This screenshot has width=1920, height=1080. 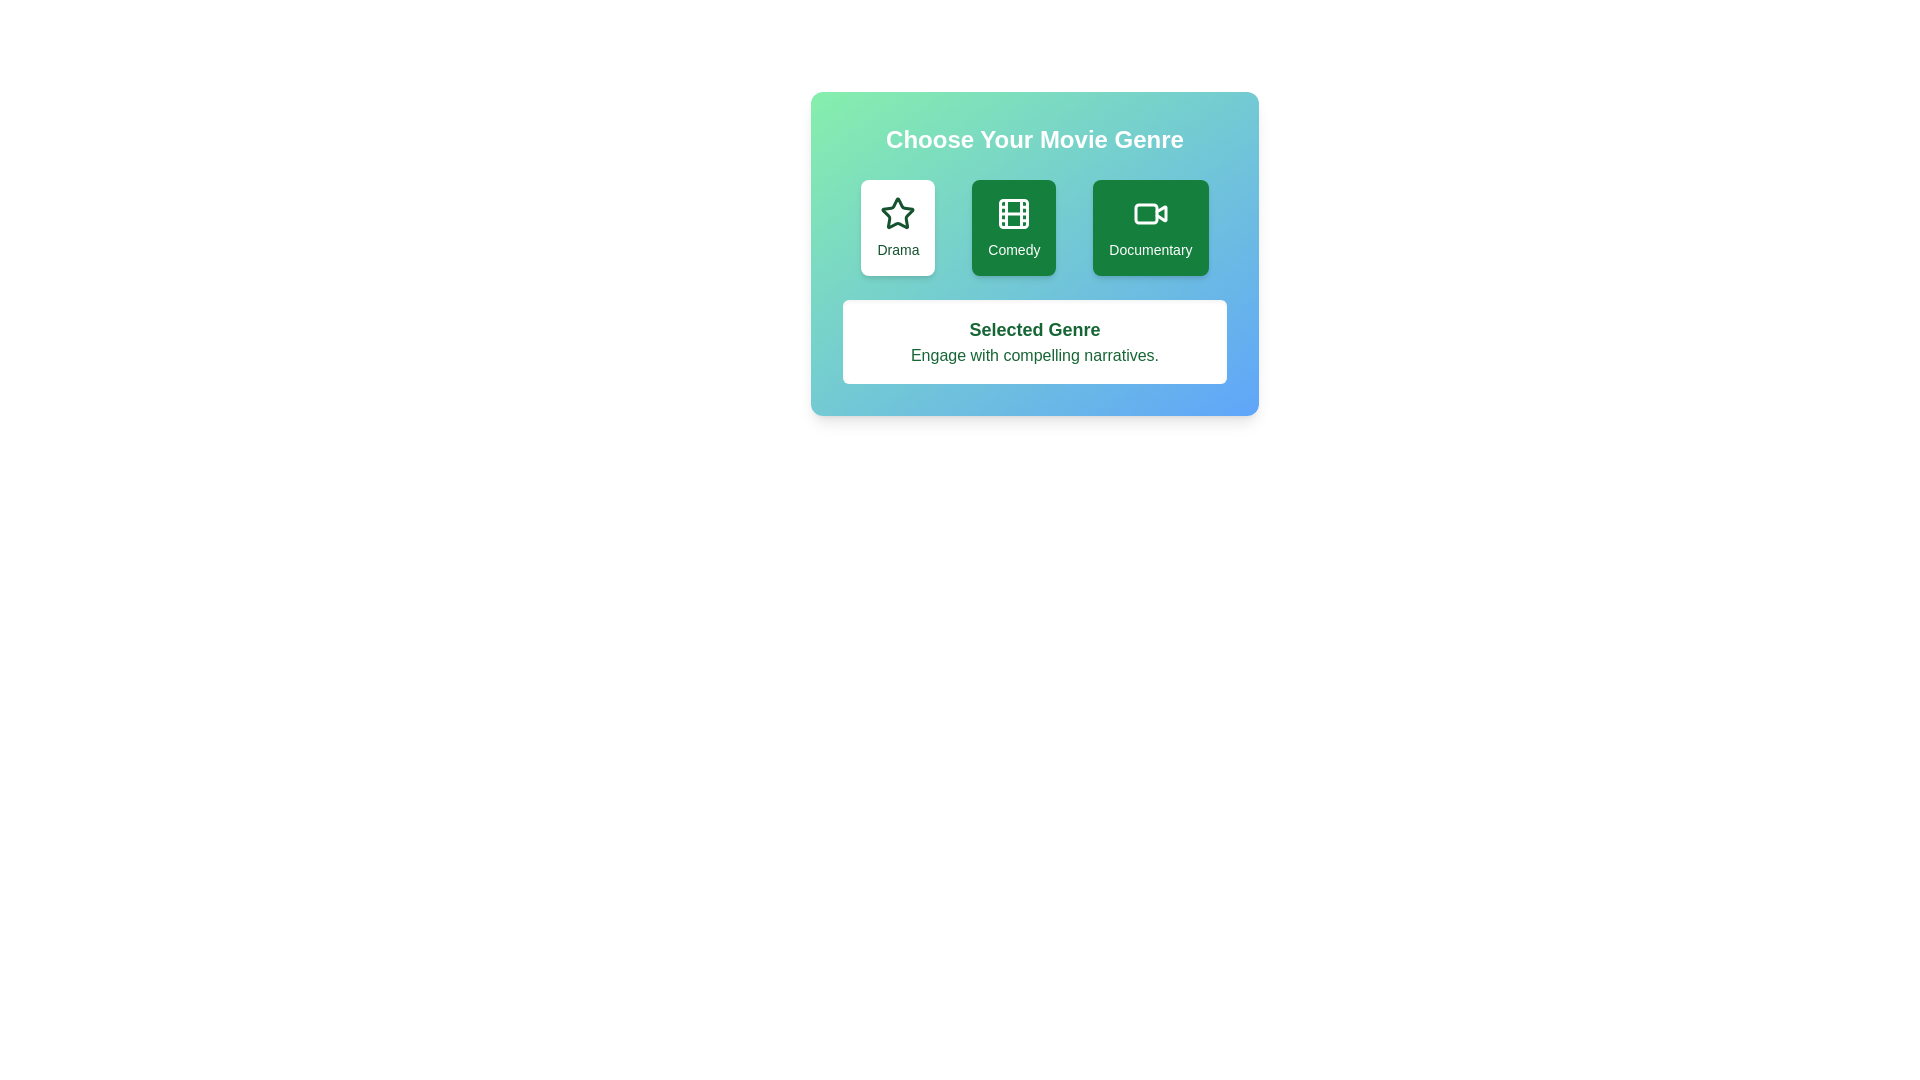 I want to click on the genre Drama by clicking its corresponding button, so click(x=896, y=226).